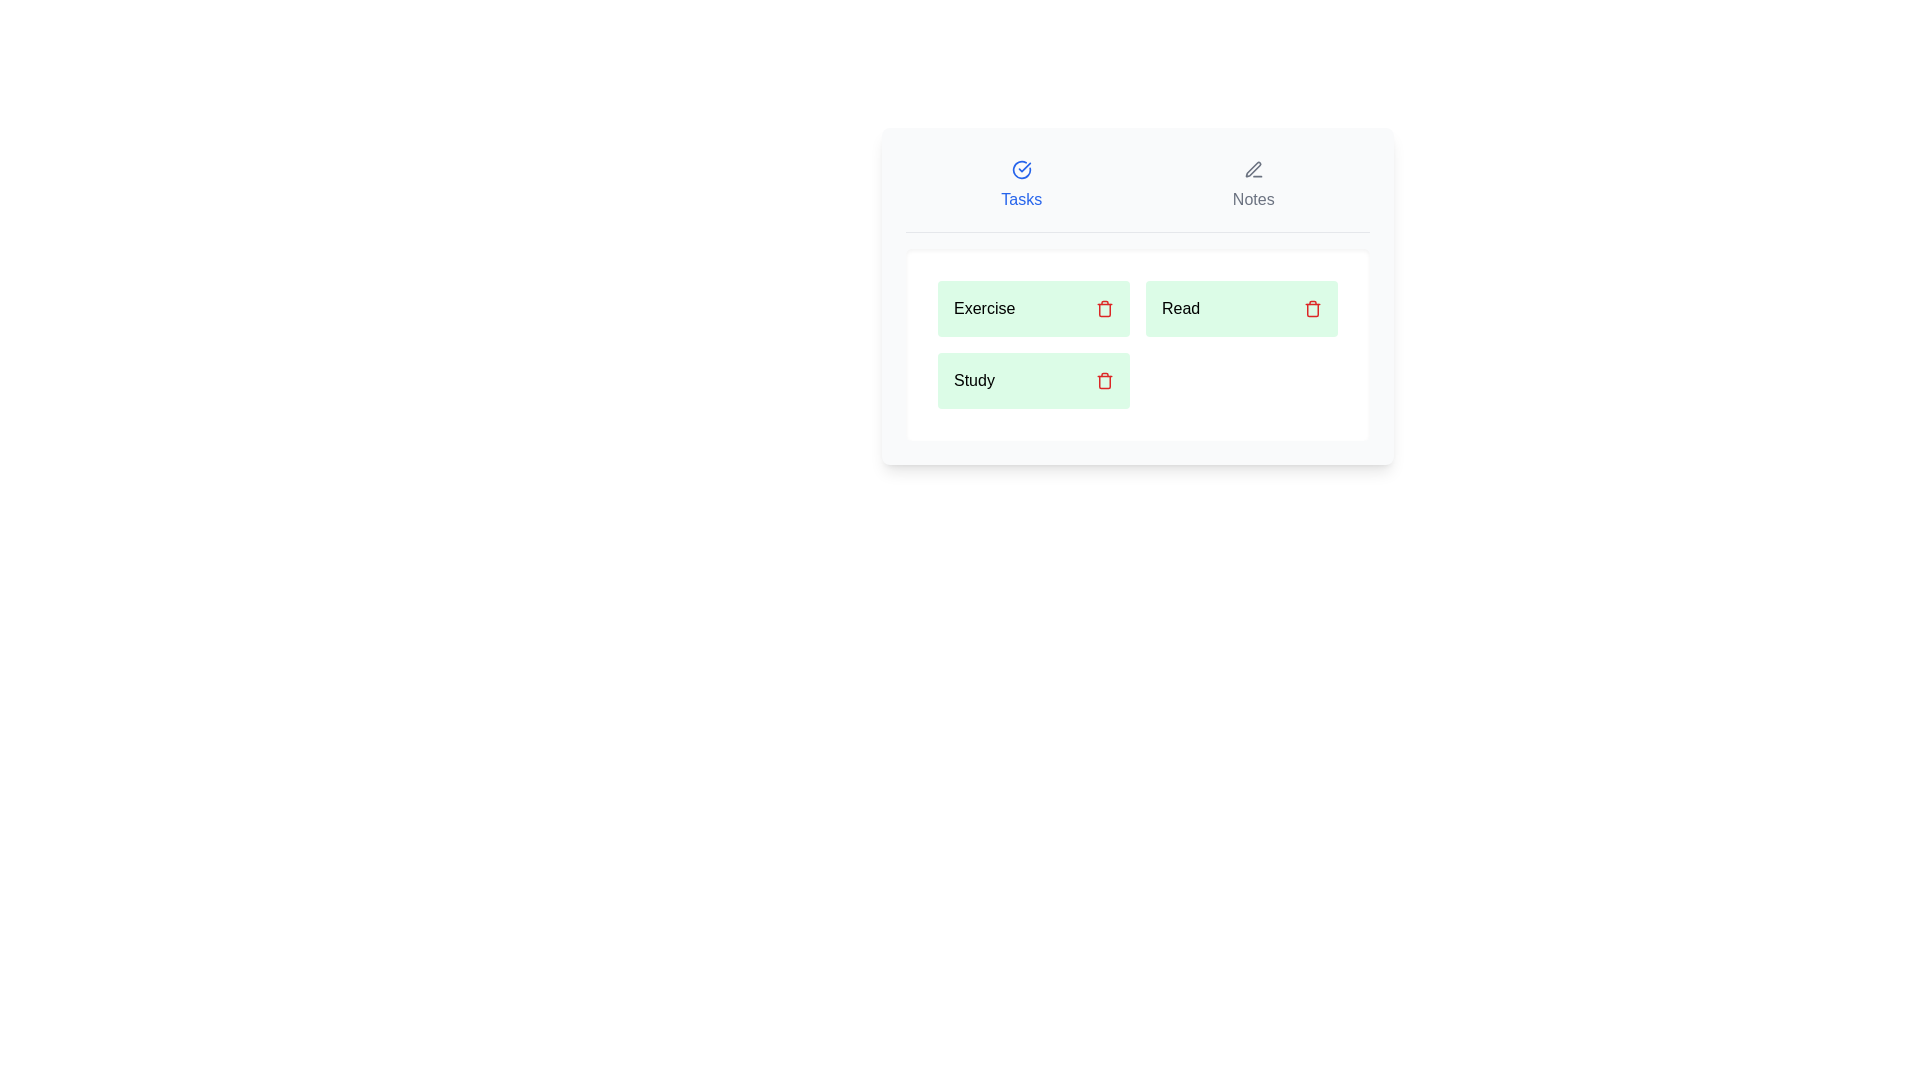  Describe the element at coordinates (1021, 185) in the screenshot. I see `the active tab labeled 'Tasks' to refresh its content` at that location.